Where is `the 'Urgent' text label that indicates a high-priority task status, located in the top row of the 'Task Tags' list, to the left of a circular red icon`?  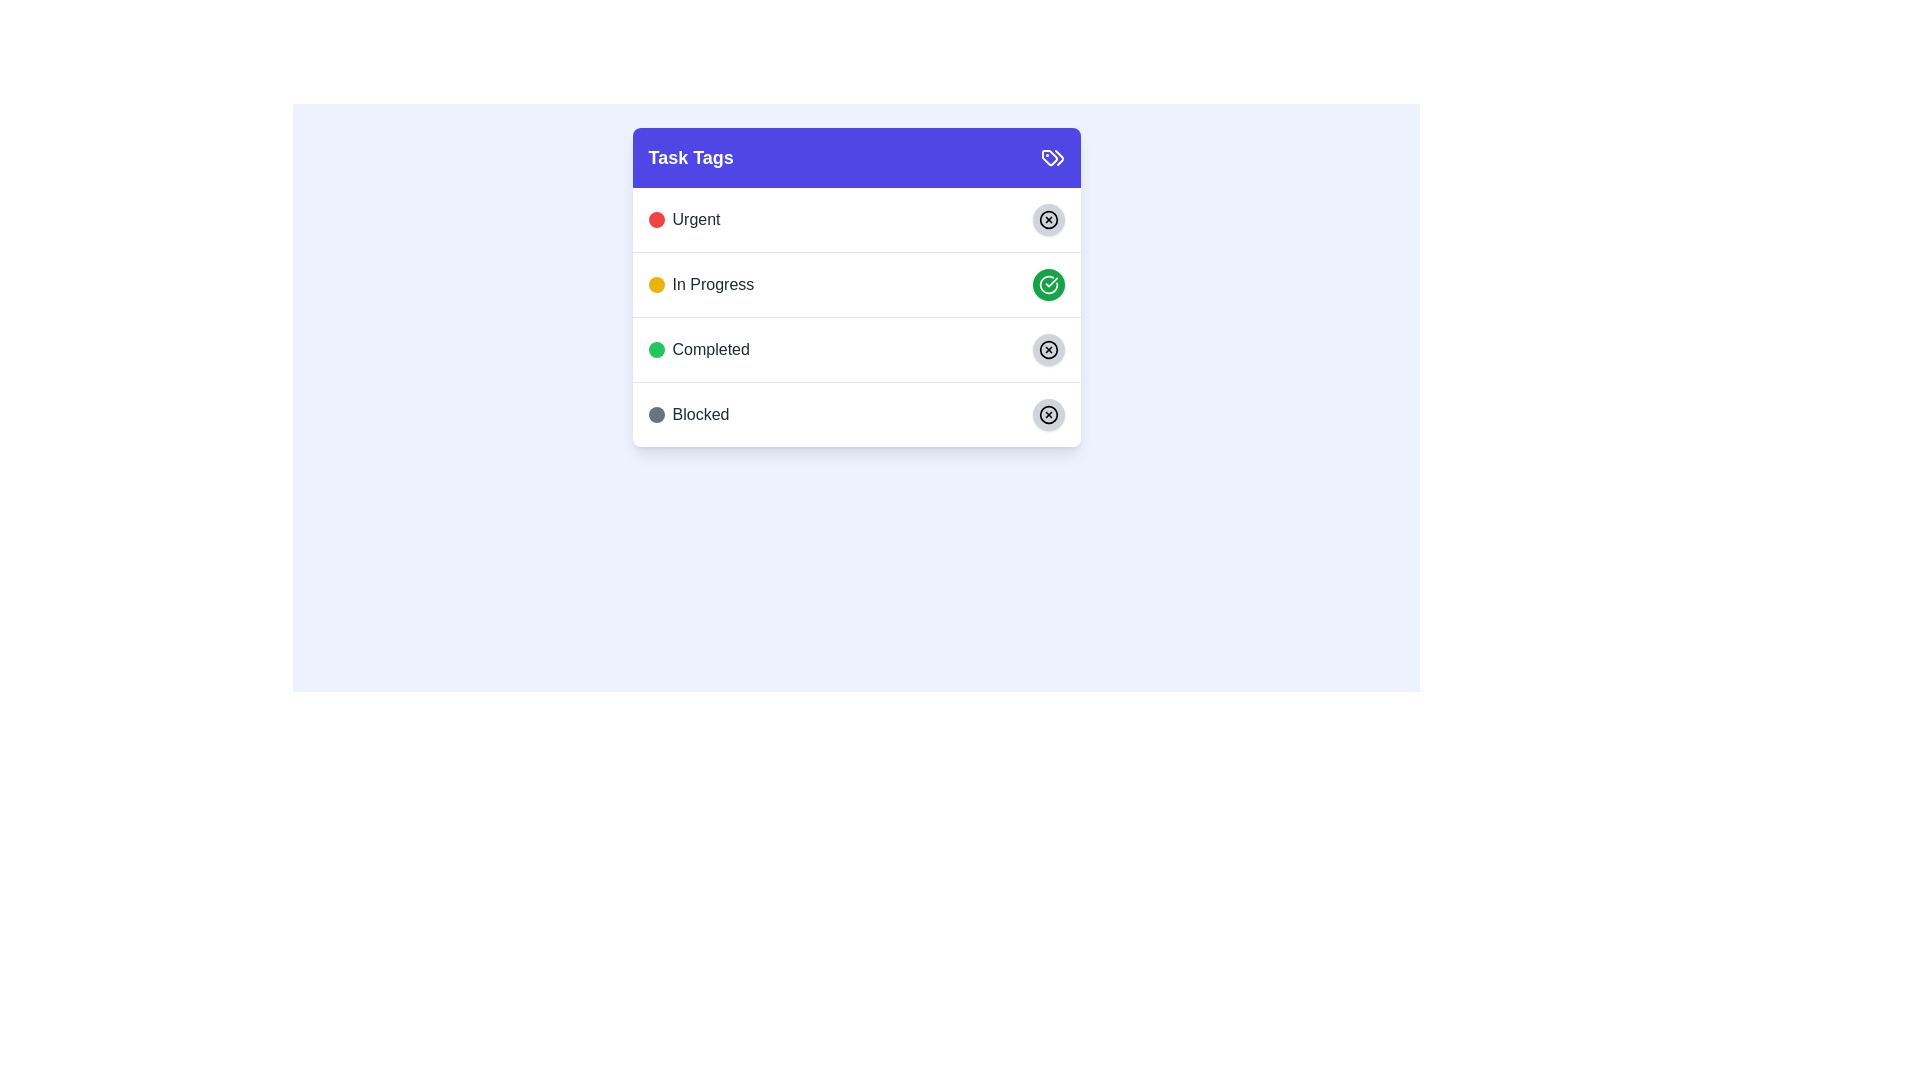 the 'Urgent' text label that indicates a high-priority task status, located in the top row of the 'Task Tags' list, to the left of a circular red icon is located at coordinates (696, 219).